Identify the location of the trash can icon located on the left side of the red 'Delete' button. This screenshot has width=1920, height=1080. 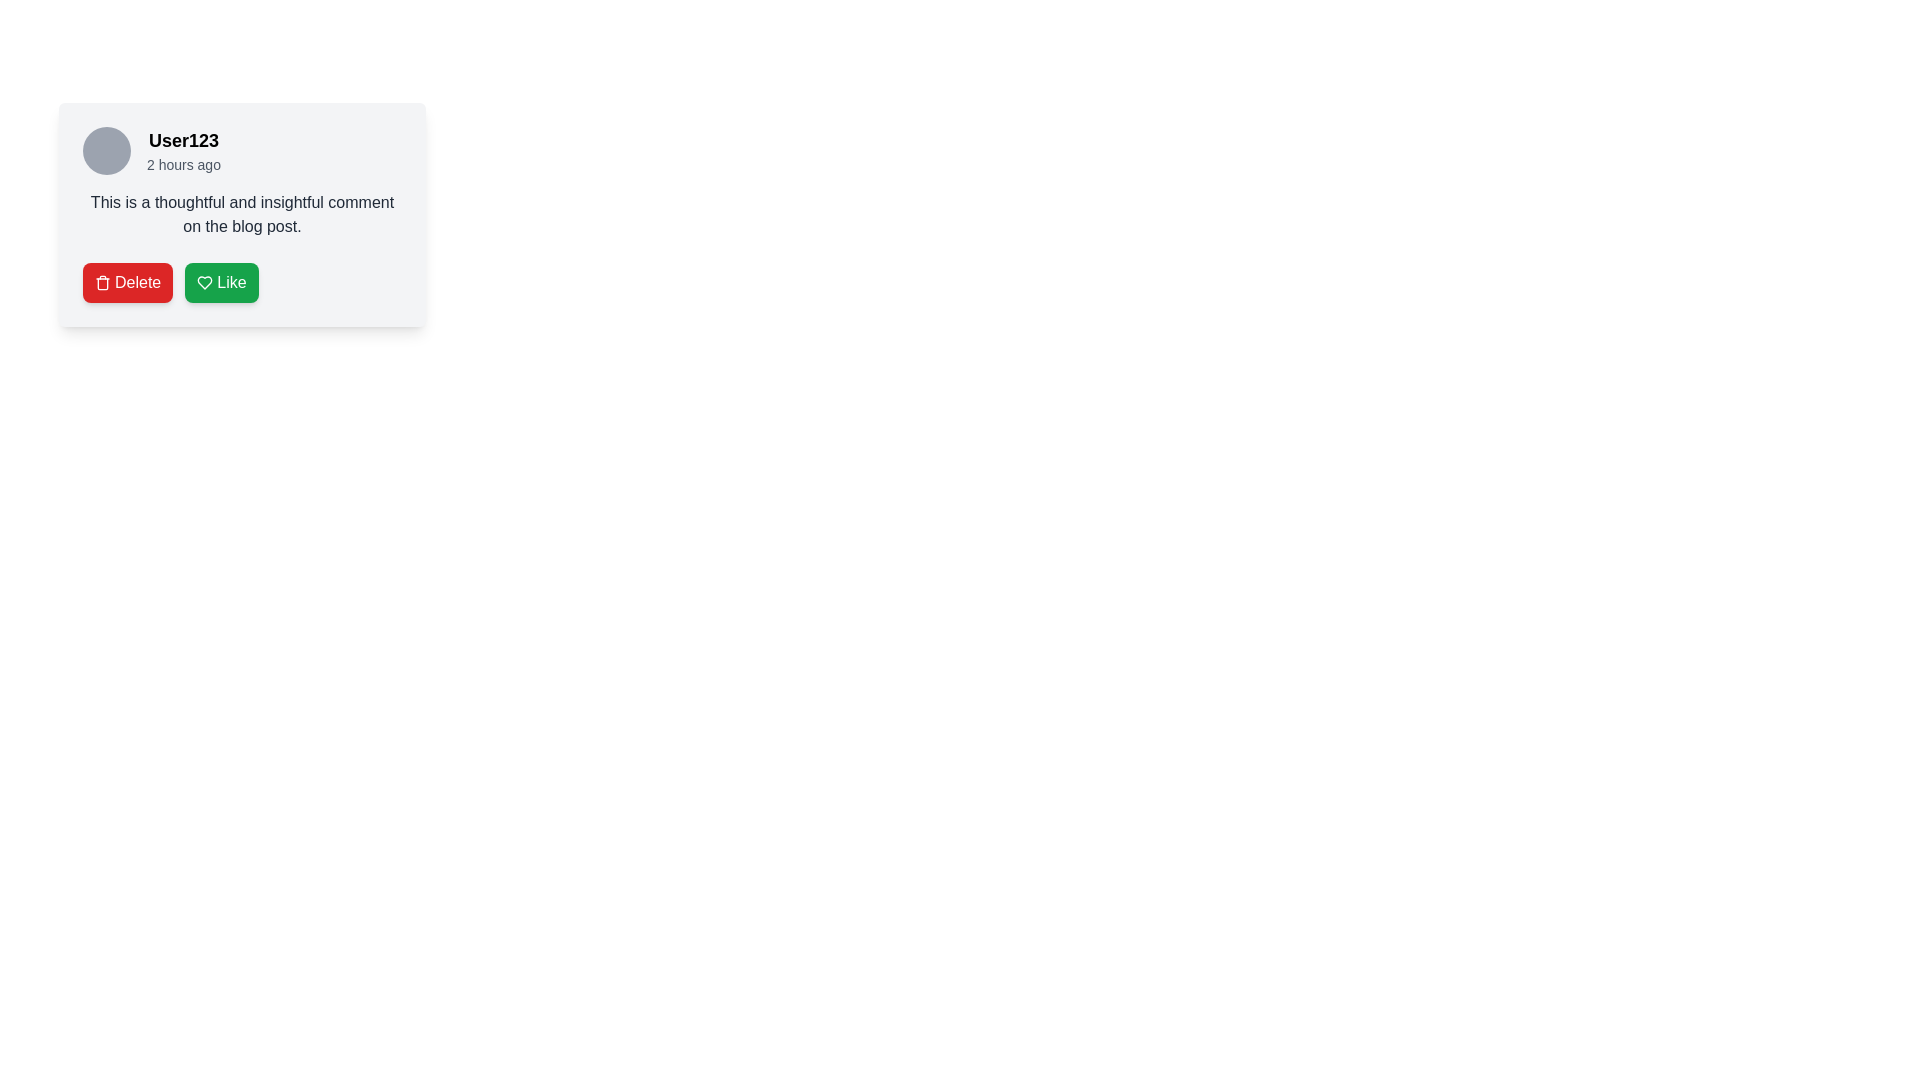
(101, 282).